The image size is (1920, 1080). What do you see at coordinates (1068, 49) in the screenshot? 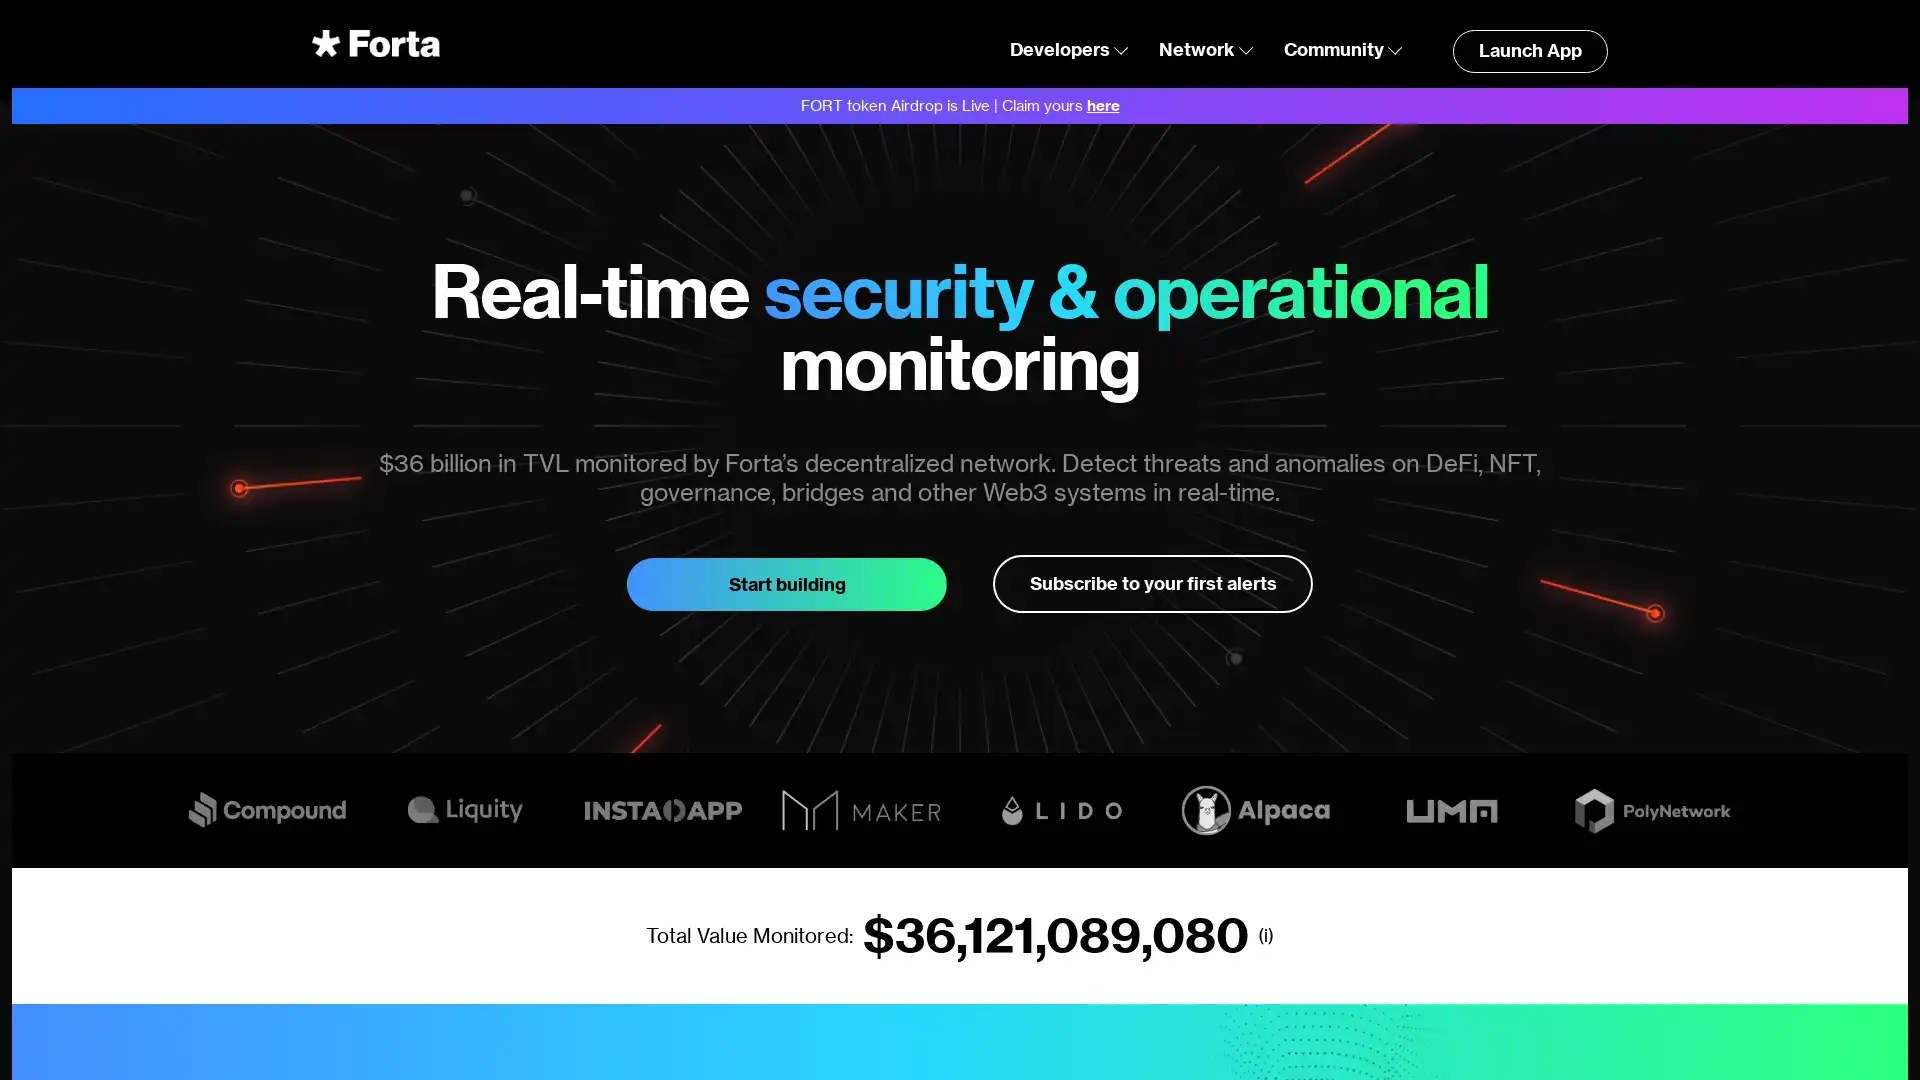
I see `Developers` at bounding box center [1068, 49].